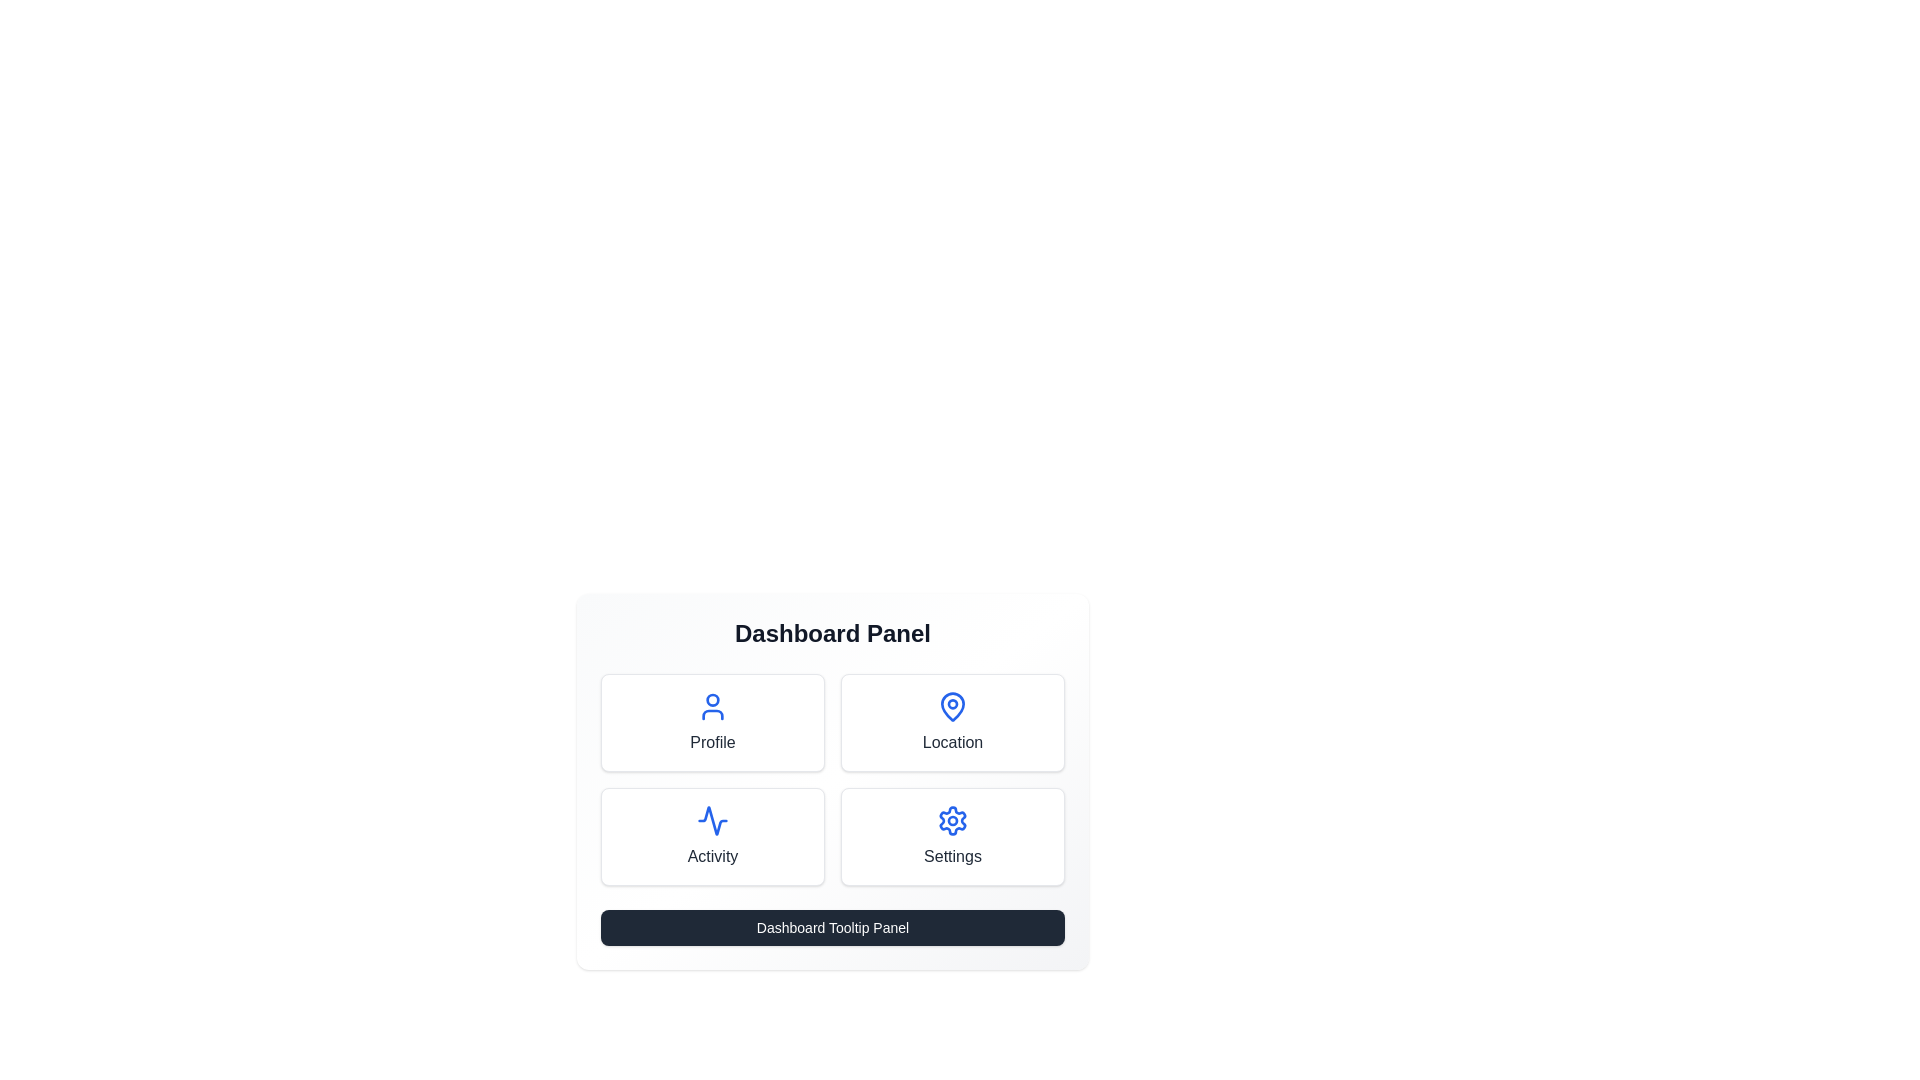  I want to click on the settings button located in the second row, second column of the grid layout, which is positioned to the right of the 'Activity' card and beneath the 'Location' card, so click(952, 837).